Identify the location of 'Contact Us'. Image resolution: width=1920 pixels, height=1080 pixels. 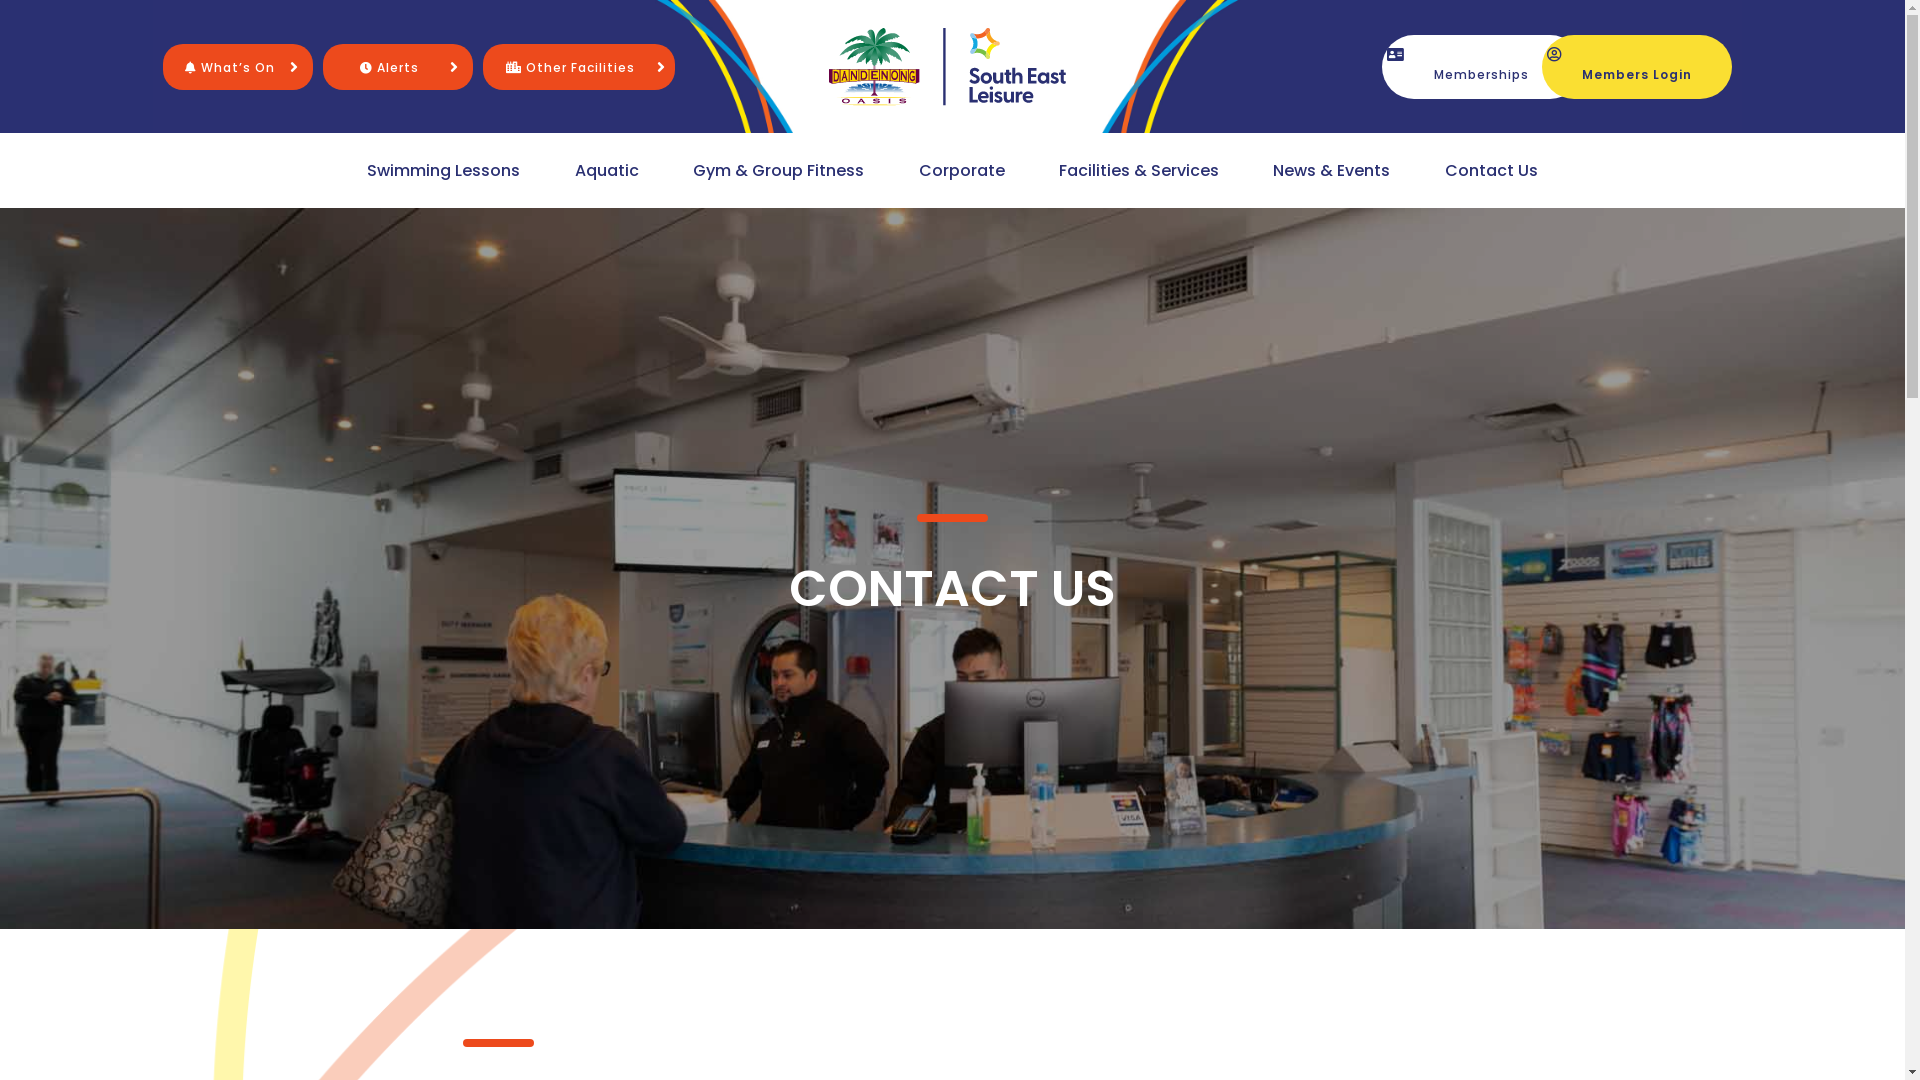
(1491, 169).